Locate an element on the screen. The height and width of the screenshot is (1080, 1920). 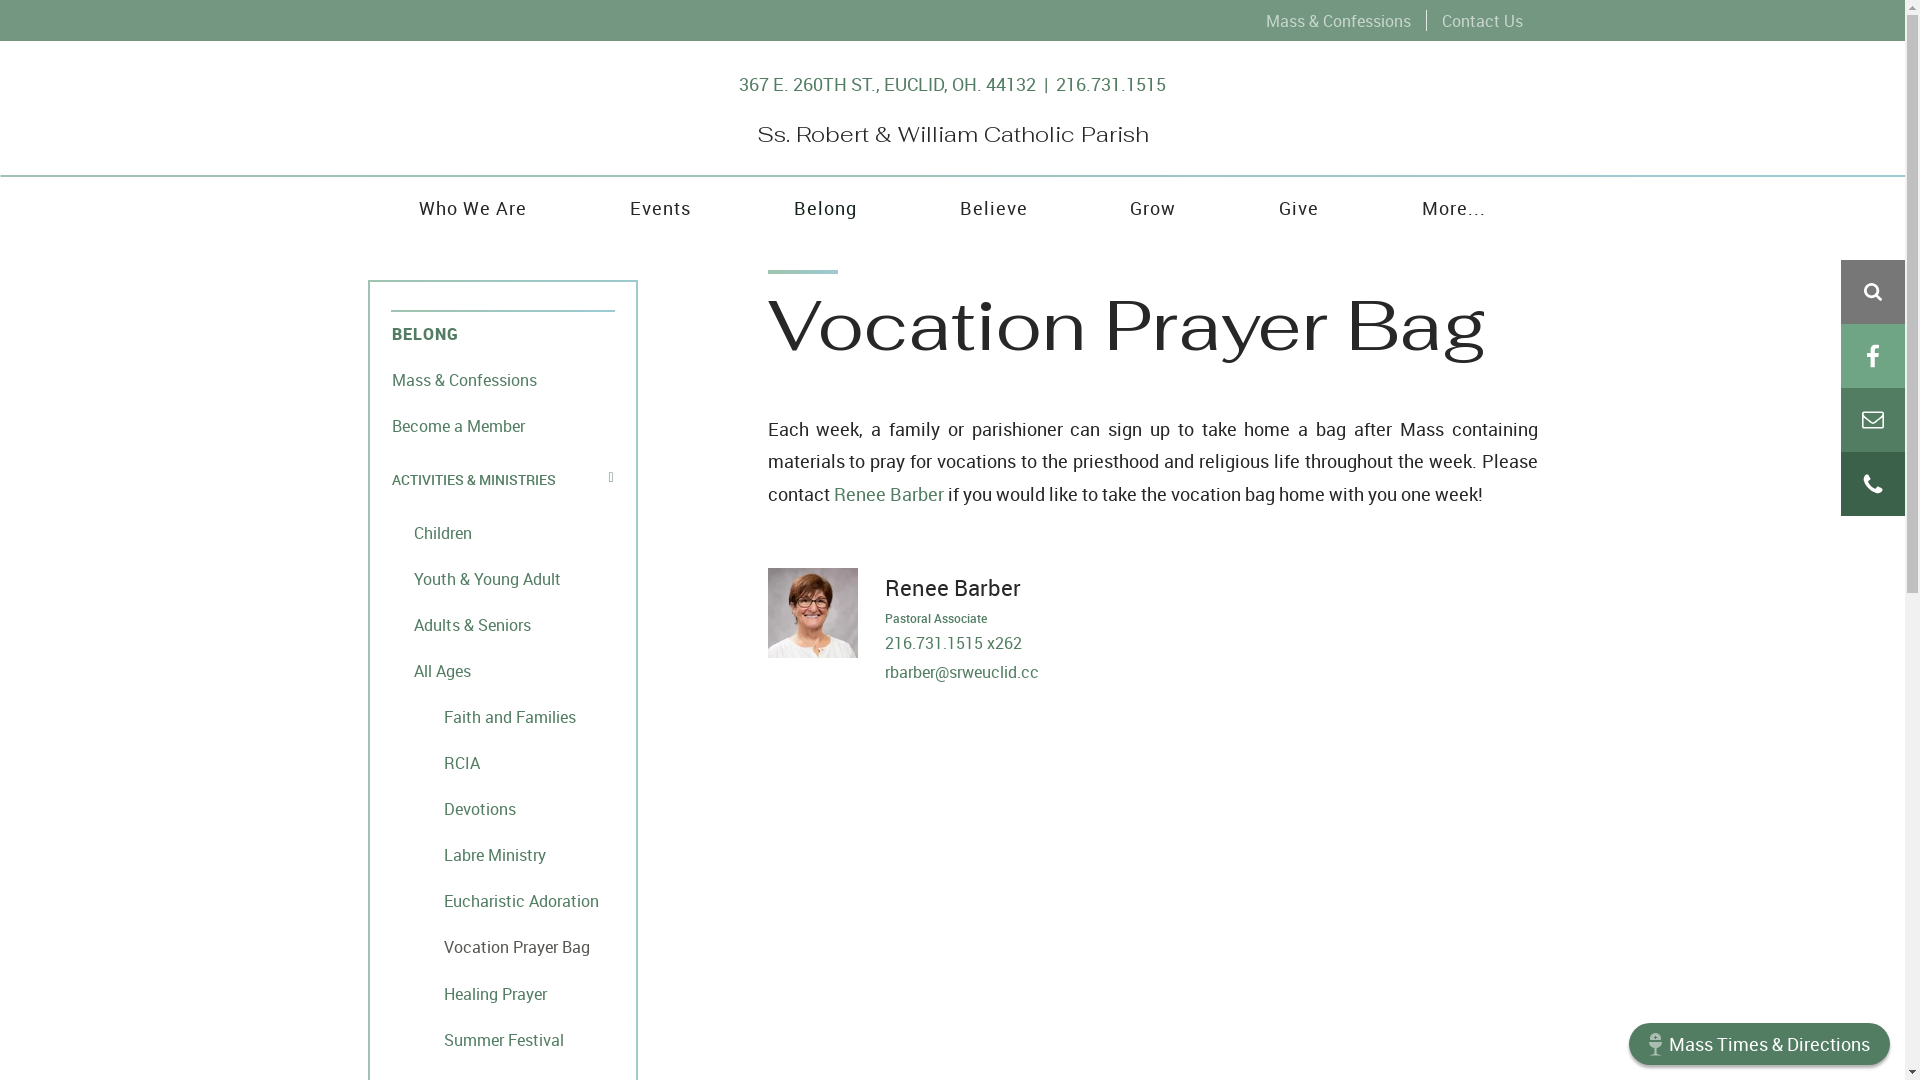
'Events' is located at coordinates (660, 207).